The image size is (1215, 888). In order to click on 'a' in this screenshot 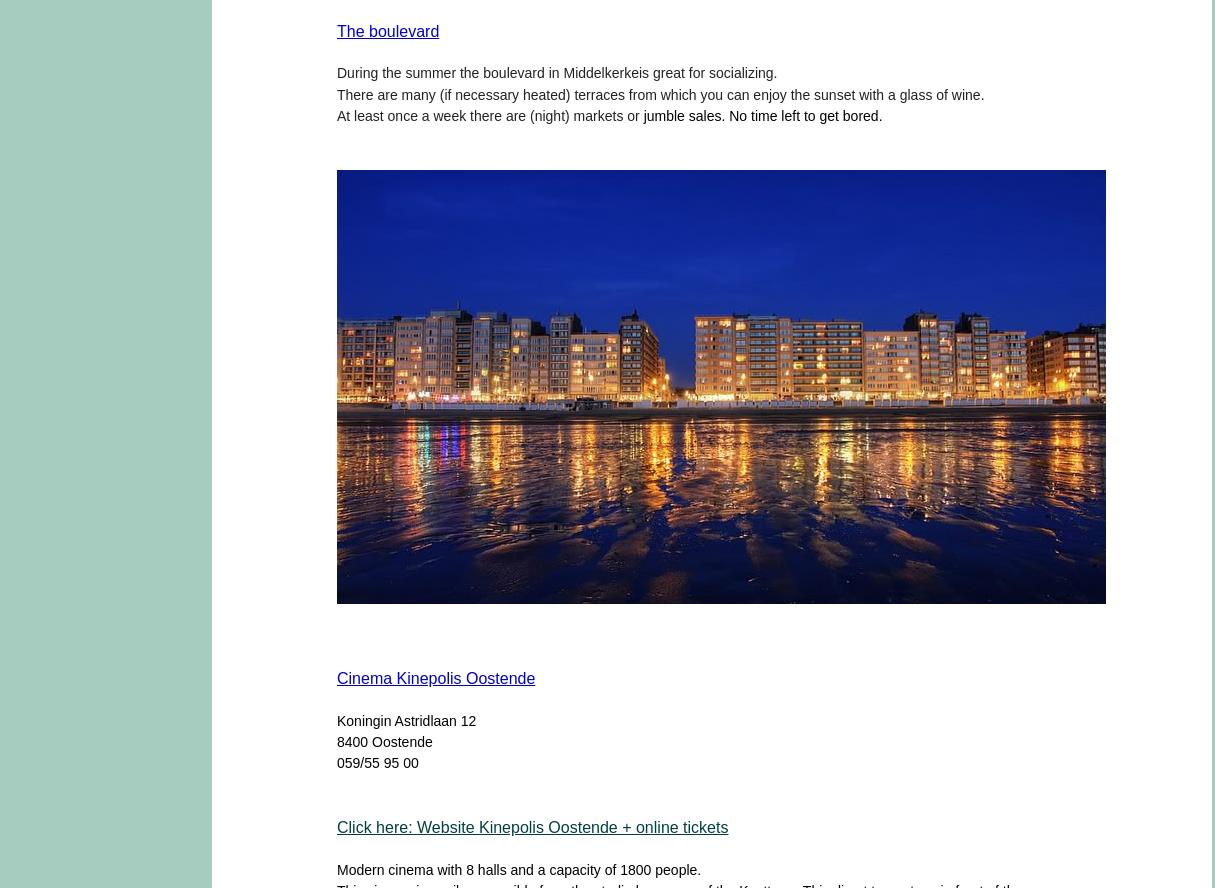, I will do `click(887, 93)`.